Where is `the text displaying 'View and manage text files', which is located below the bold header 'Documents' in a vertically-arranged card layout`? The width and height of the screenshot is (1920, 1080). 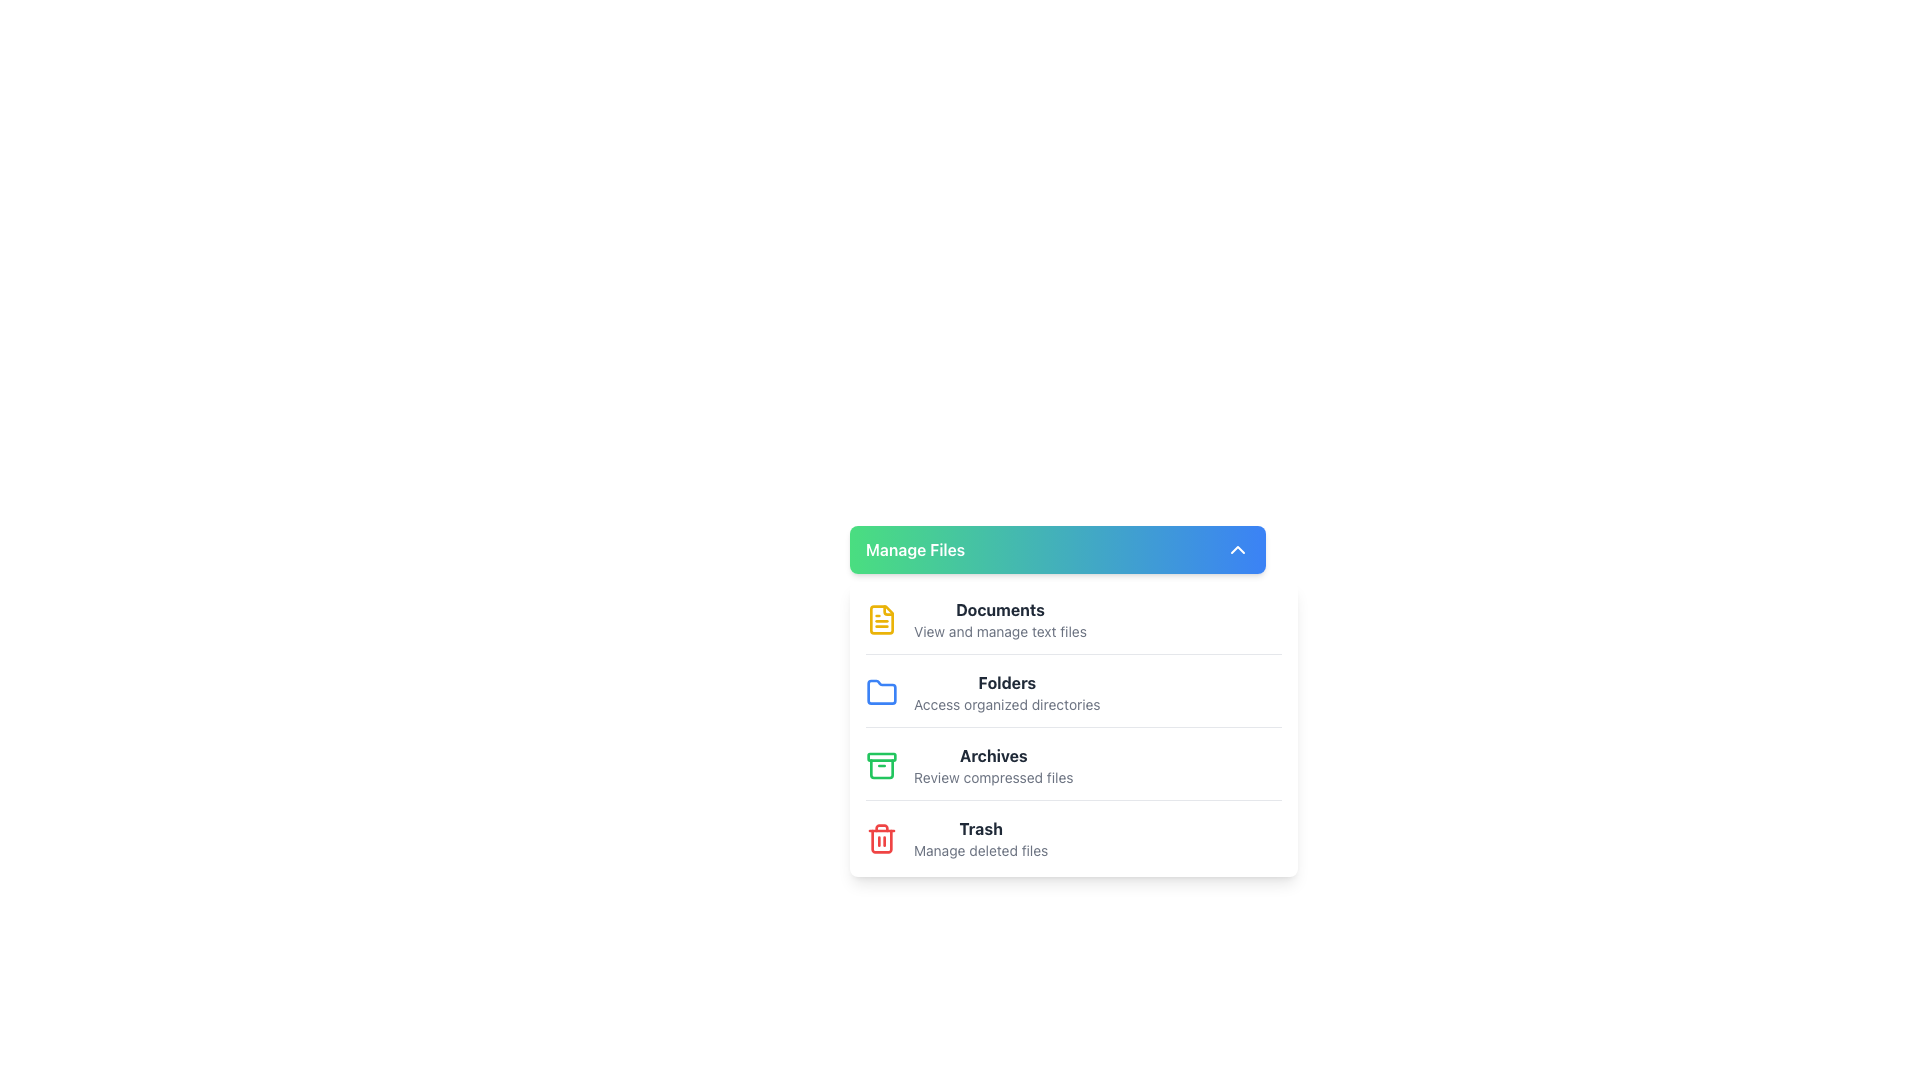
the text displaying 'View and manage text files', which is located below the bold header 'Documents' in a vertically-arranged card layout is located at coordinates (1000, 632).